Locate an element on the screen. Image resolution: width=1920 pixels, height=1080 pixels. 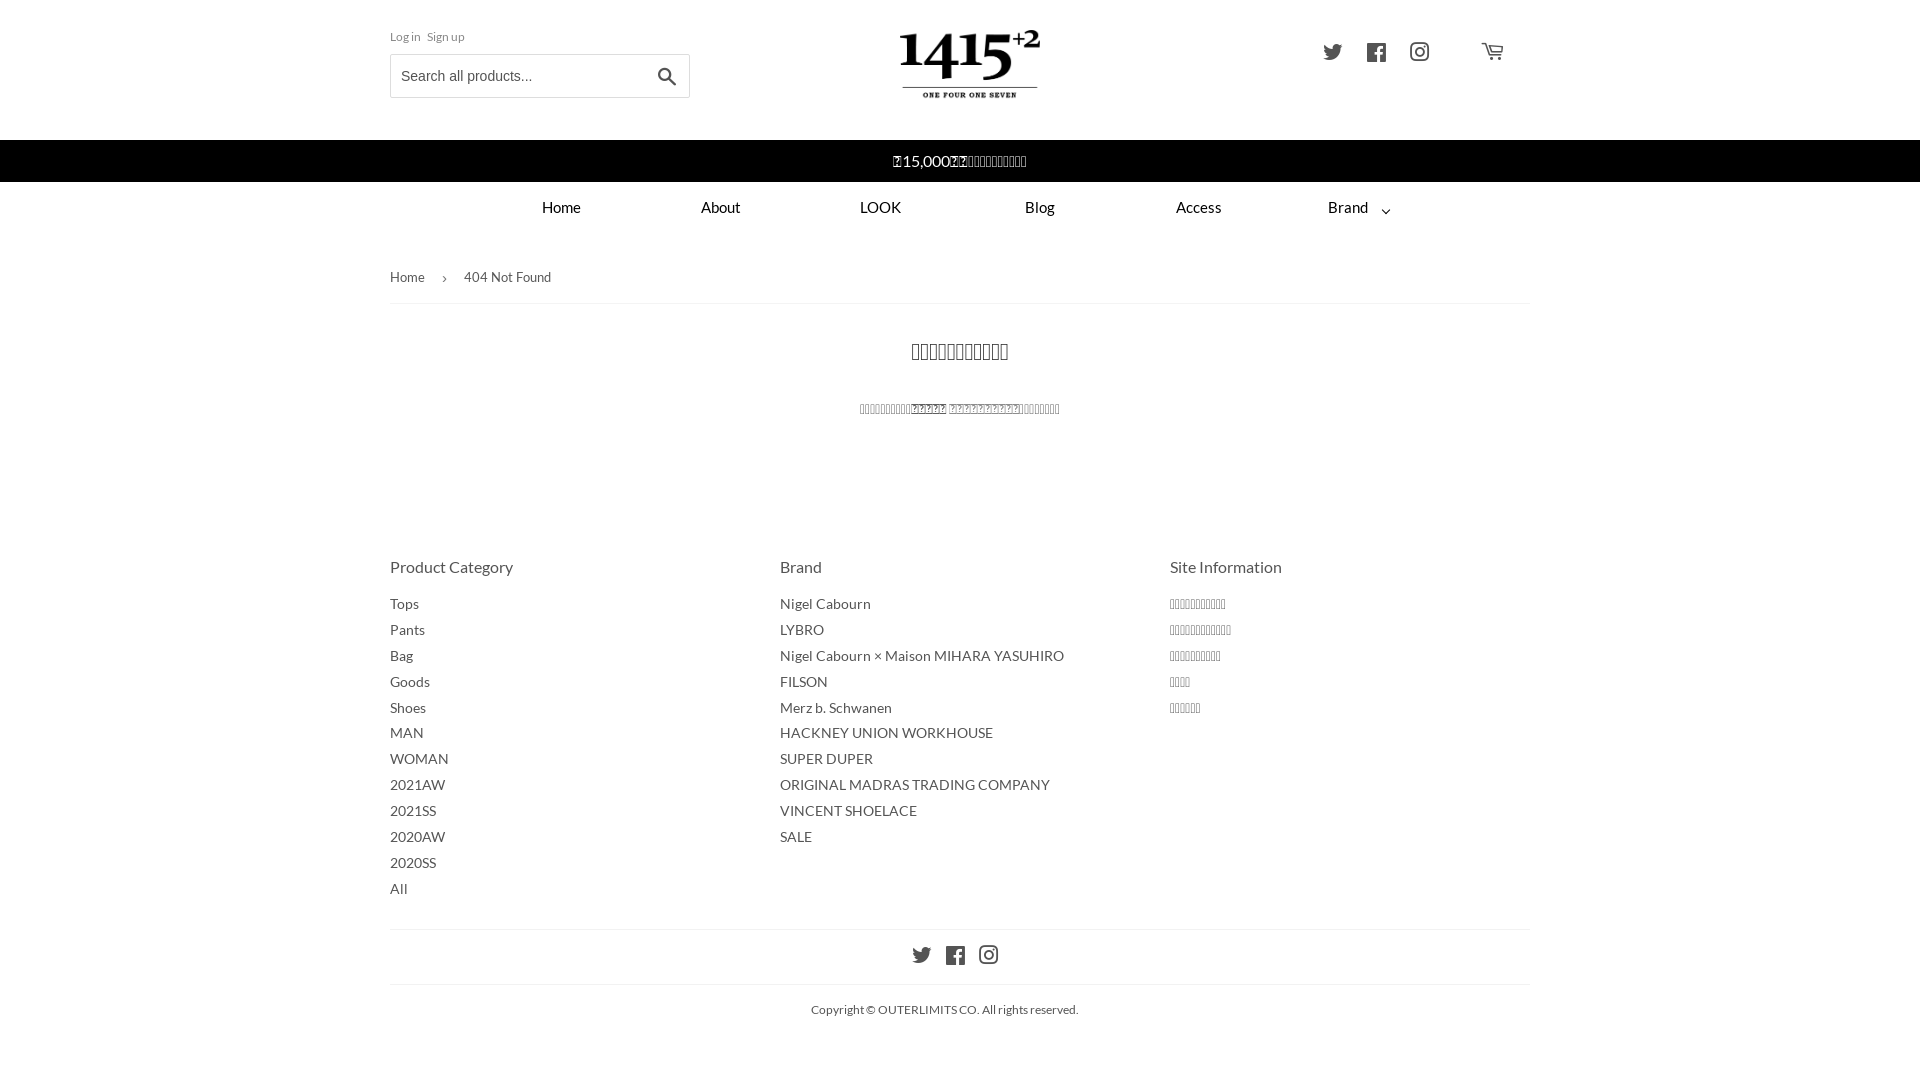
'Blog' is located at coordinates (1040, 207).